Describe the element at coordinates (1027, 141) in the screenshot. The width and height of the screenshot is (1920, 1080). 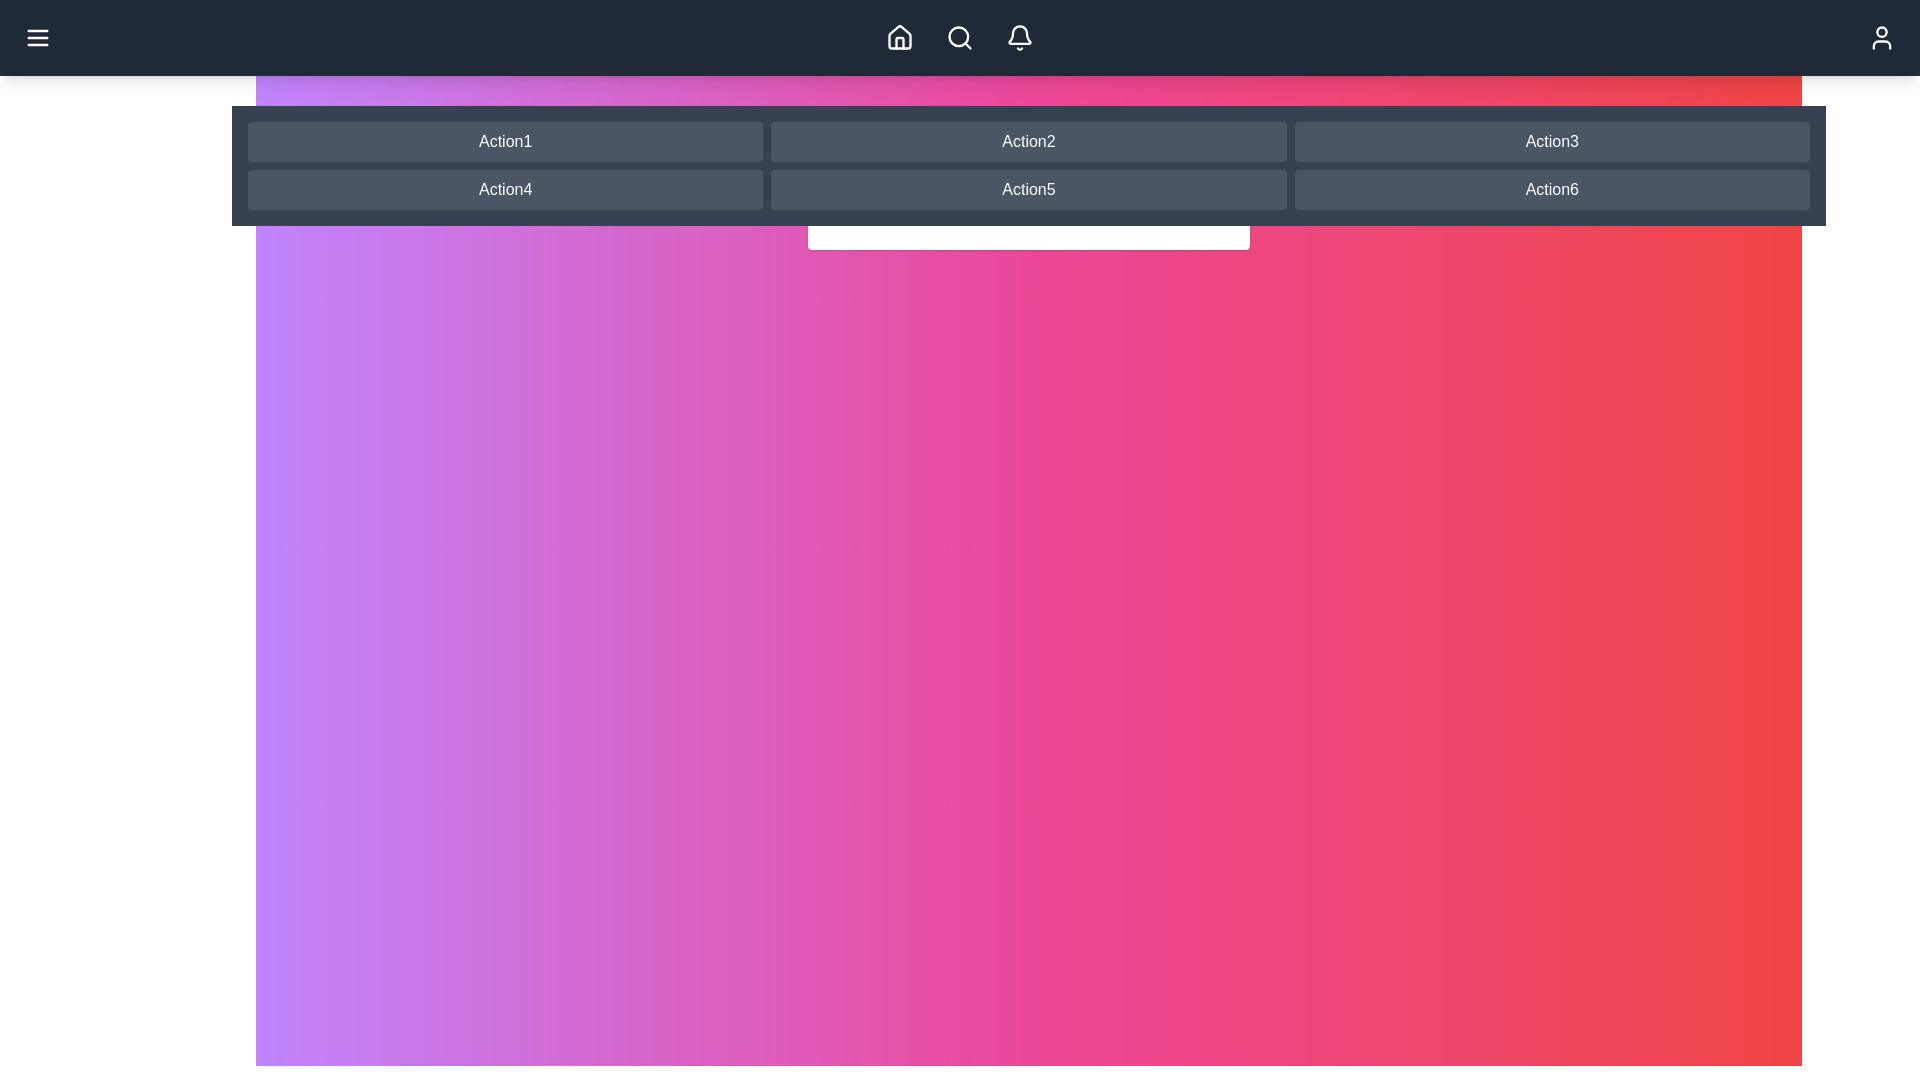
I see `the navigation button labeled Action2` at that location.